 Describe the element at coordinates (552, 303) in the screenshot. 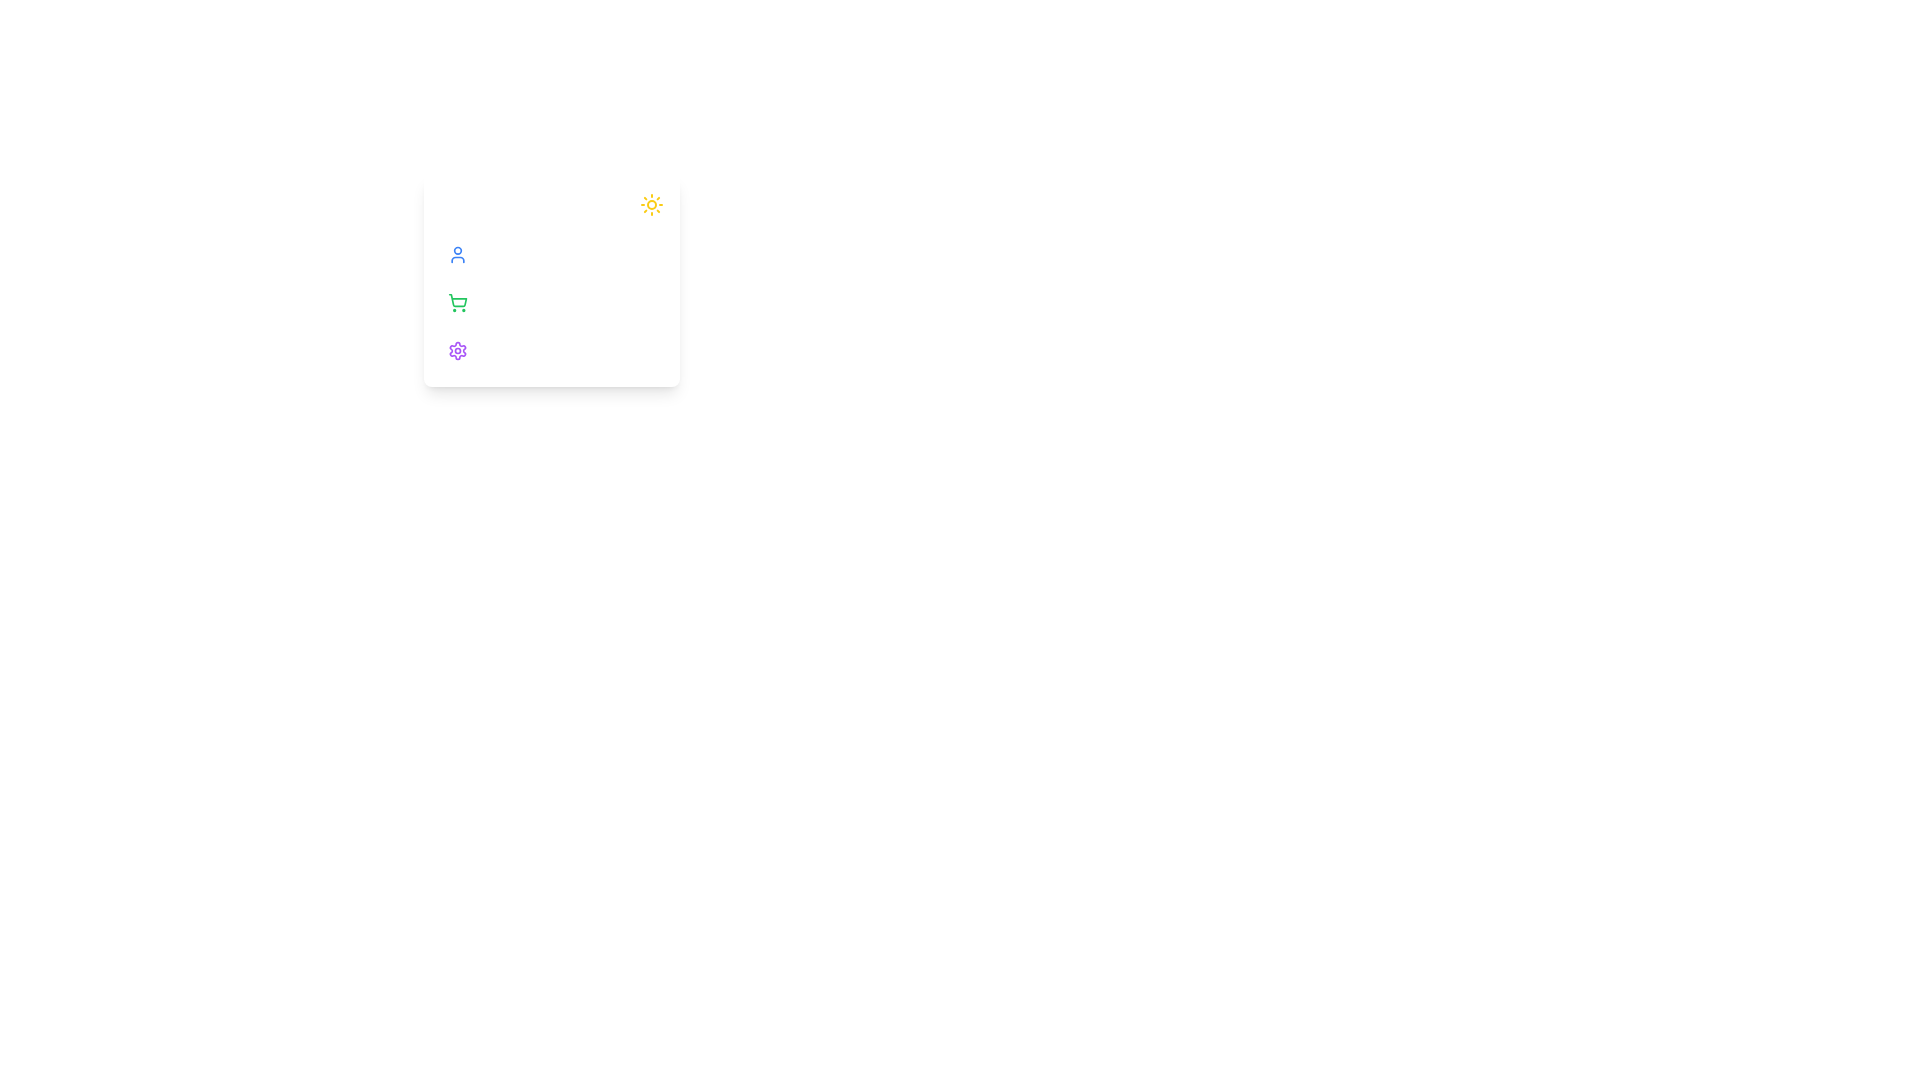

I see `the option Cart in the sidebar to view its hover effect` at that location.